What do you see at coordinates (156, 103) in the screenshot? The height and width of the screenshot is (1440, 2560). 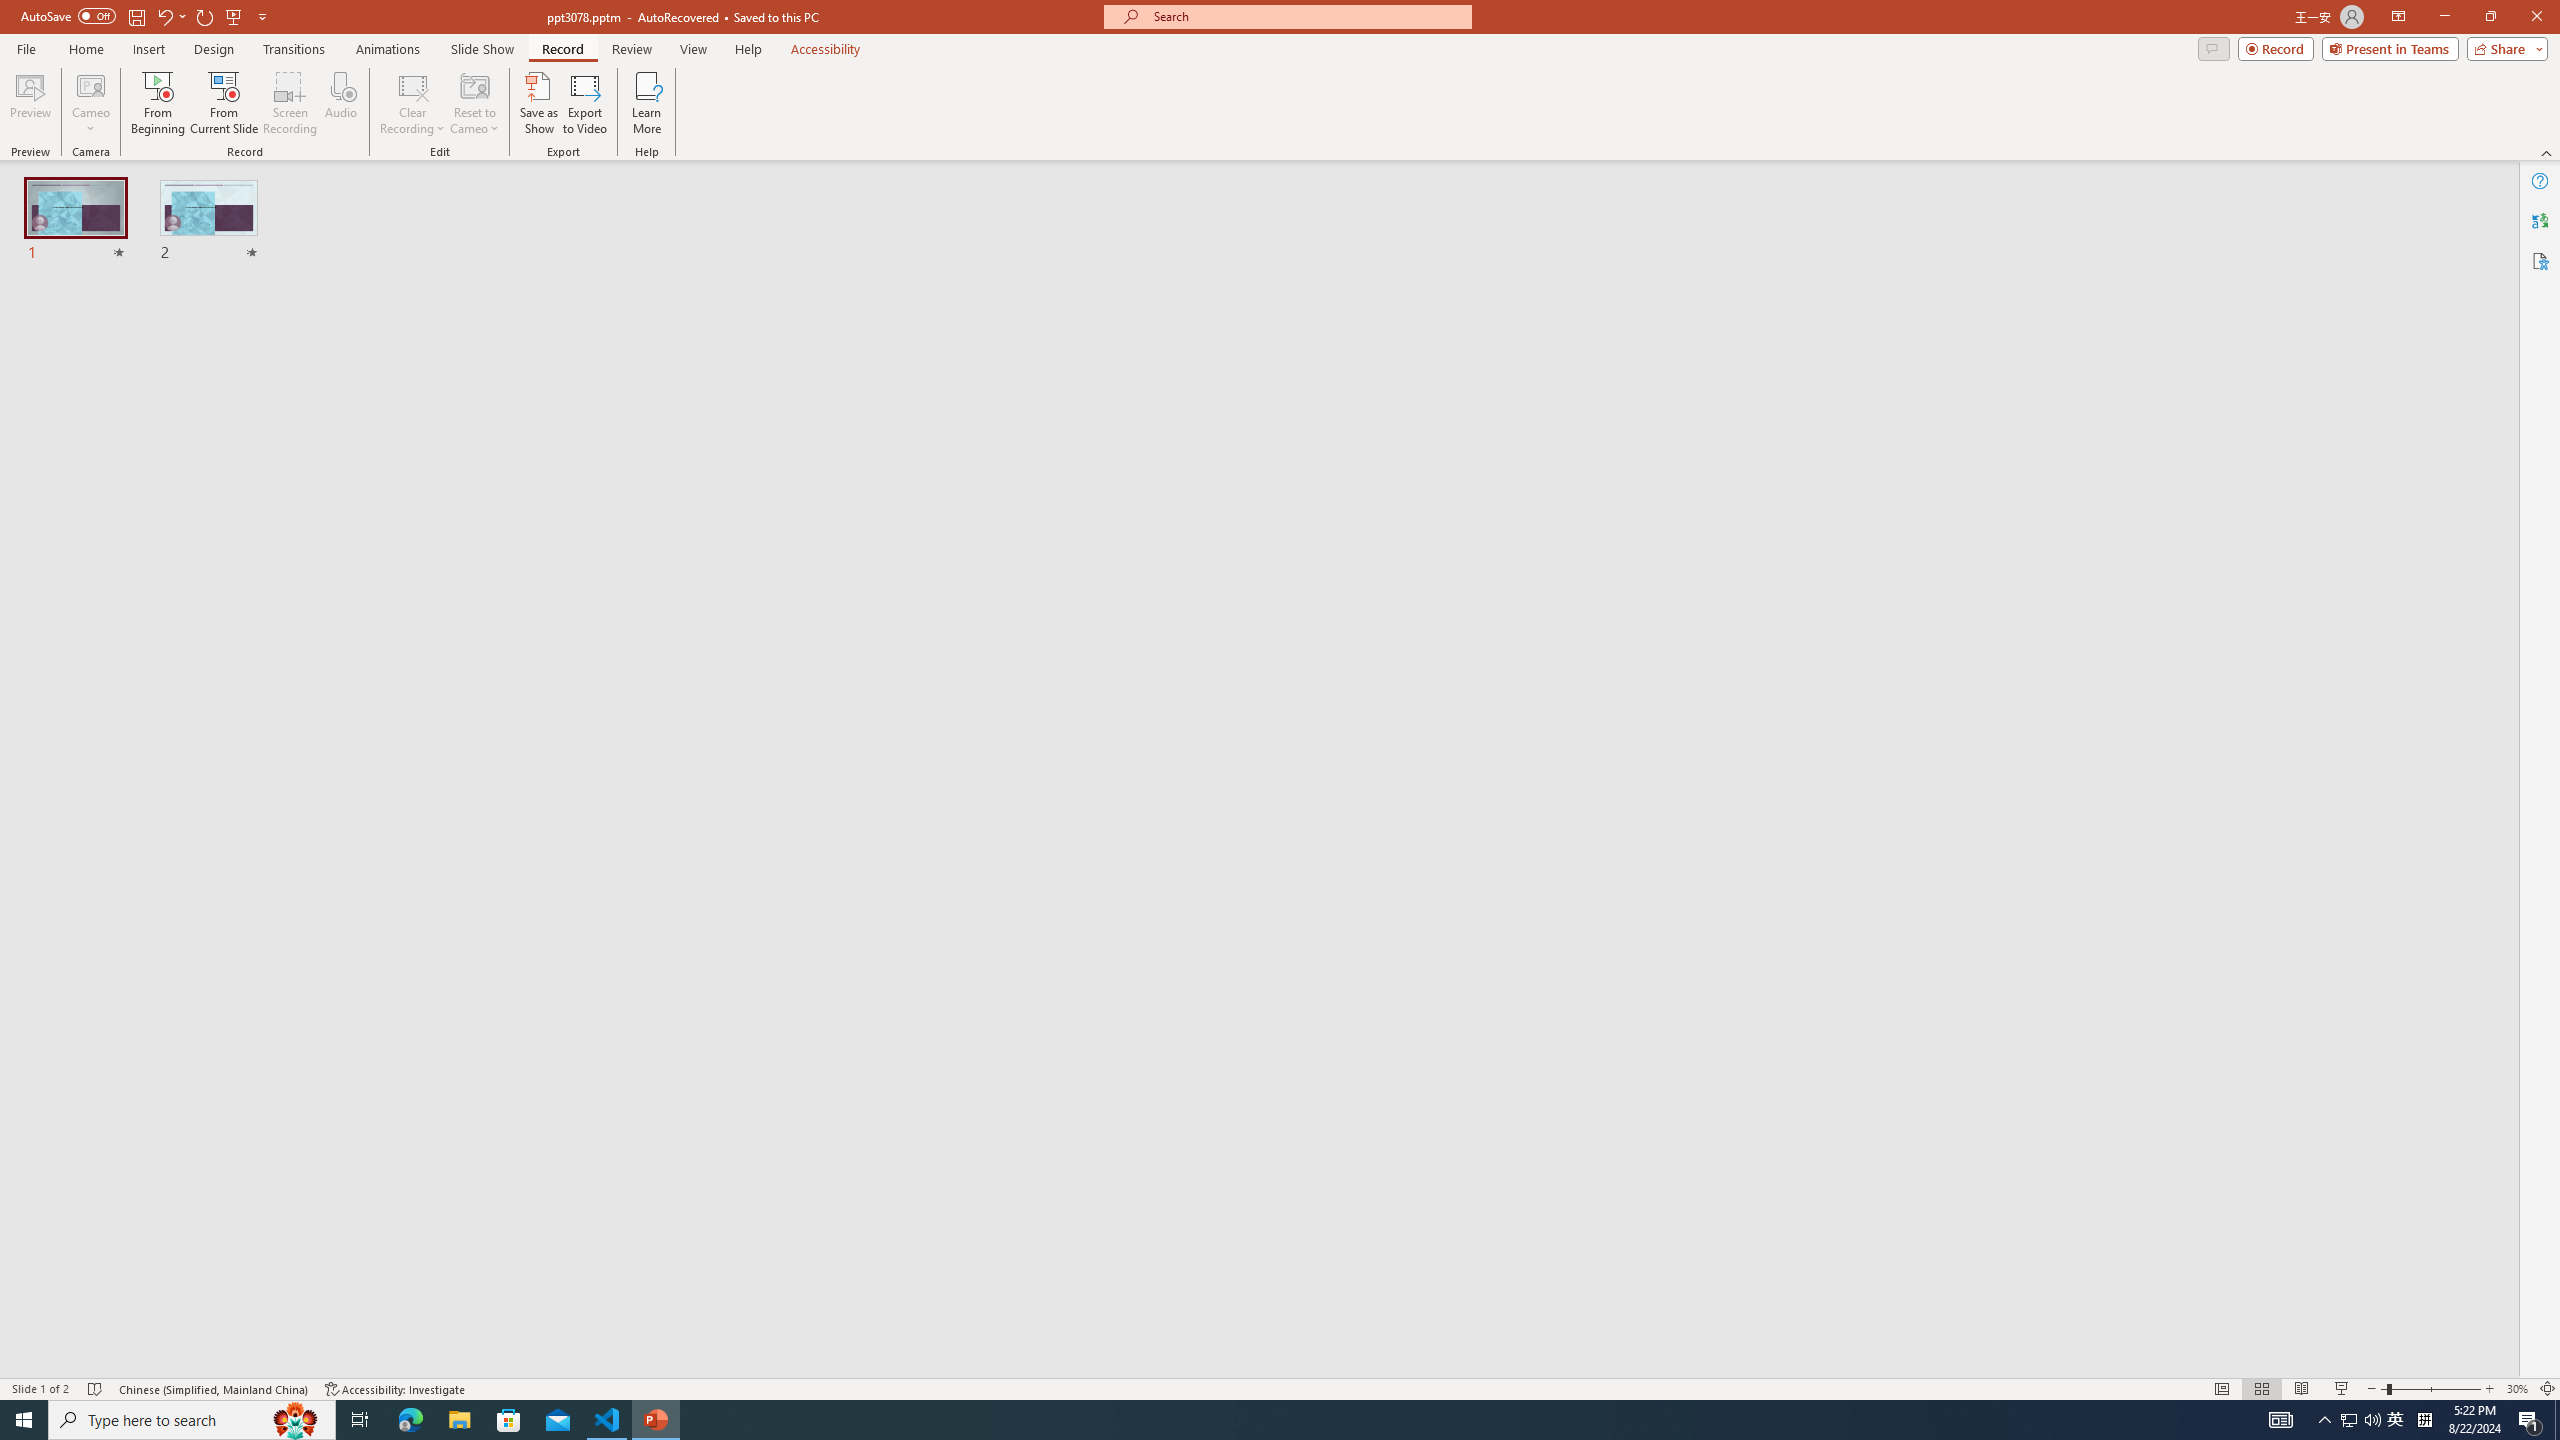 I see `'From Beginning...'` at bounding box center [156, 103].